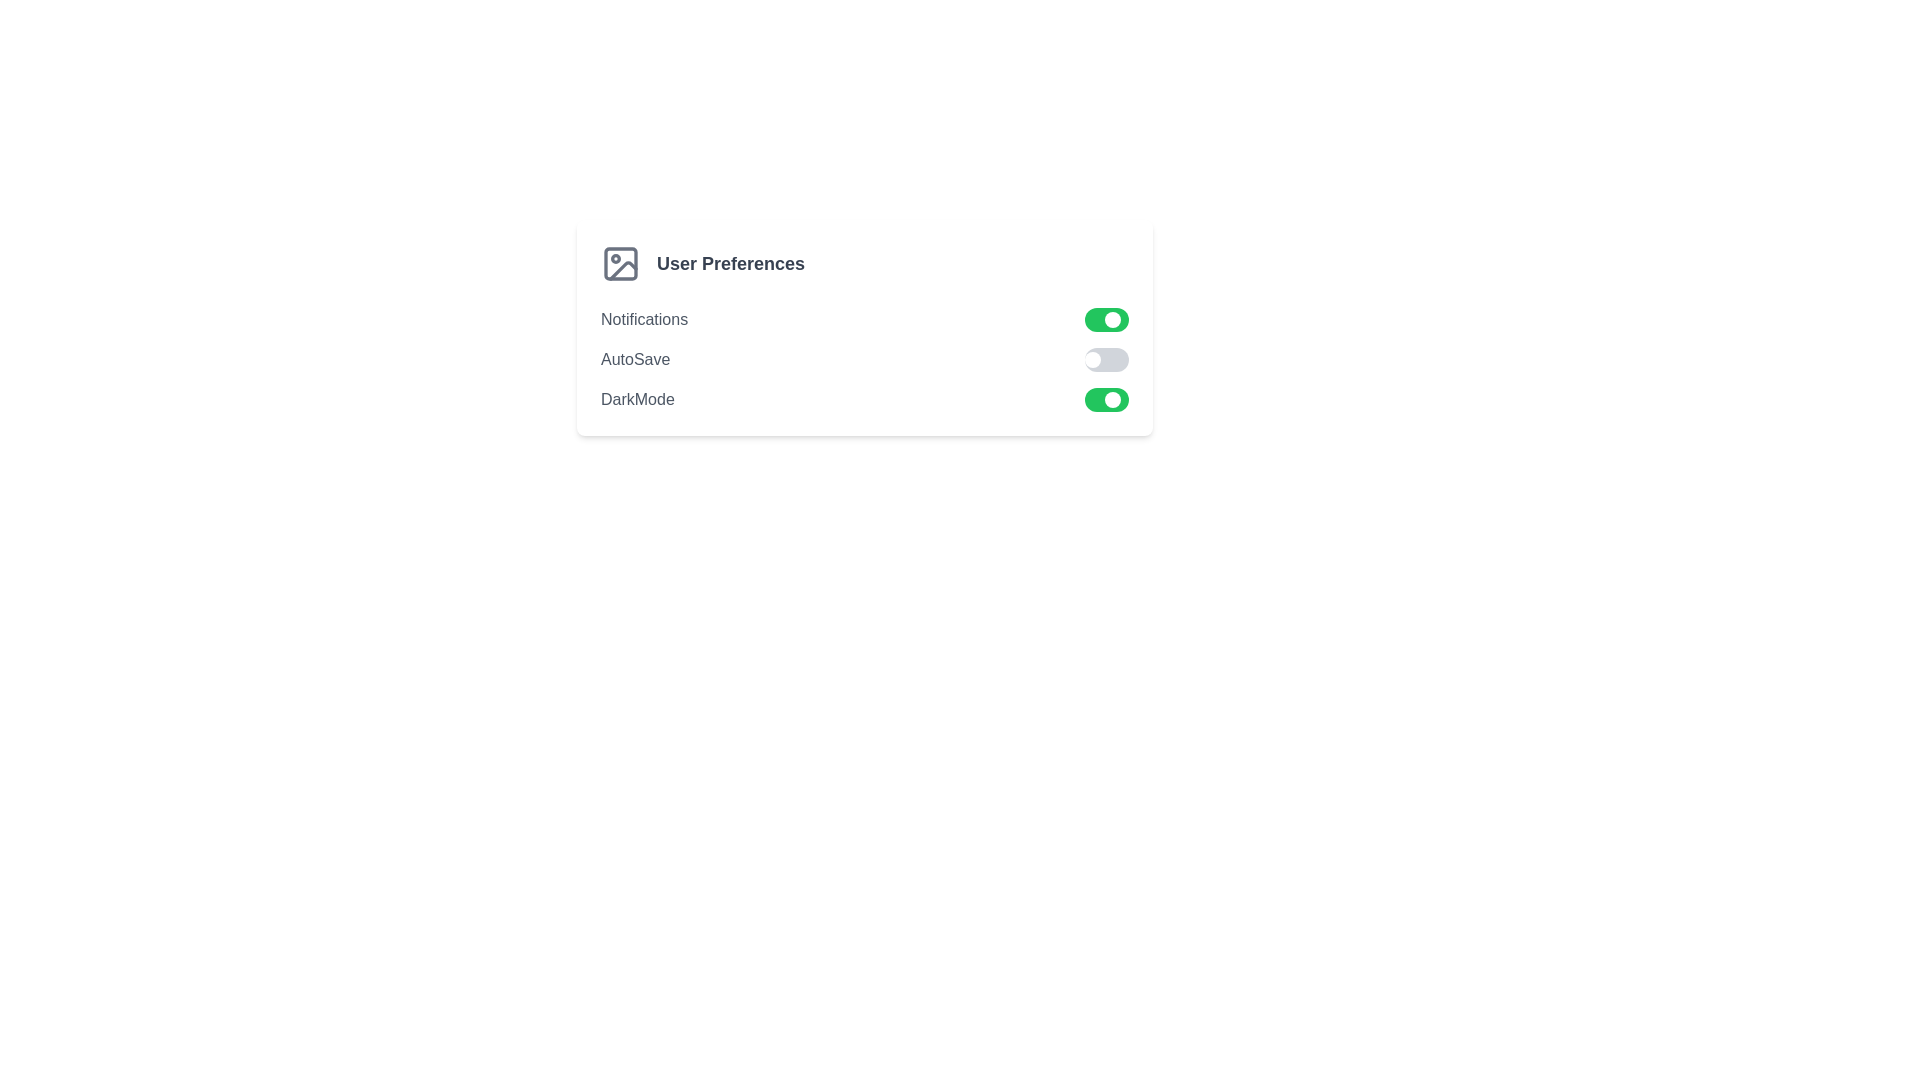 This screenshot has height=1080, width=1920. What do you see at coordinates (1106, 319) in the screenshot?
I see `the toggle switch with a green background indicating its active state, located in the right section of the 'Notifications' row in the settings panel` at bounding box center [1106, 319].